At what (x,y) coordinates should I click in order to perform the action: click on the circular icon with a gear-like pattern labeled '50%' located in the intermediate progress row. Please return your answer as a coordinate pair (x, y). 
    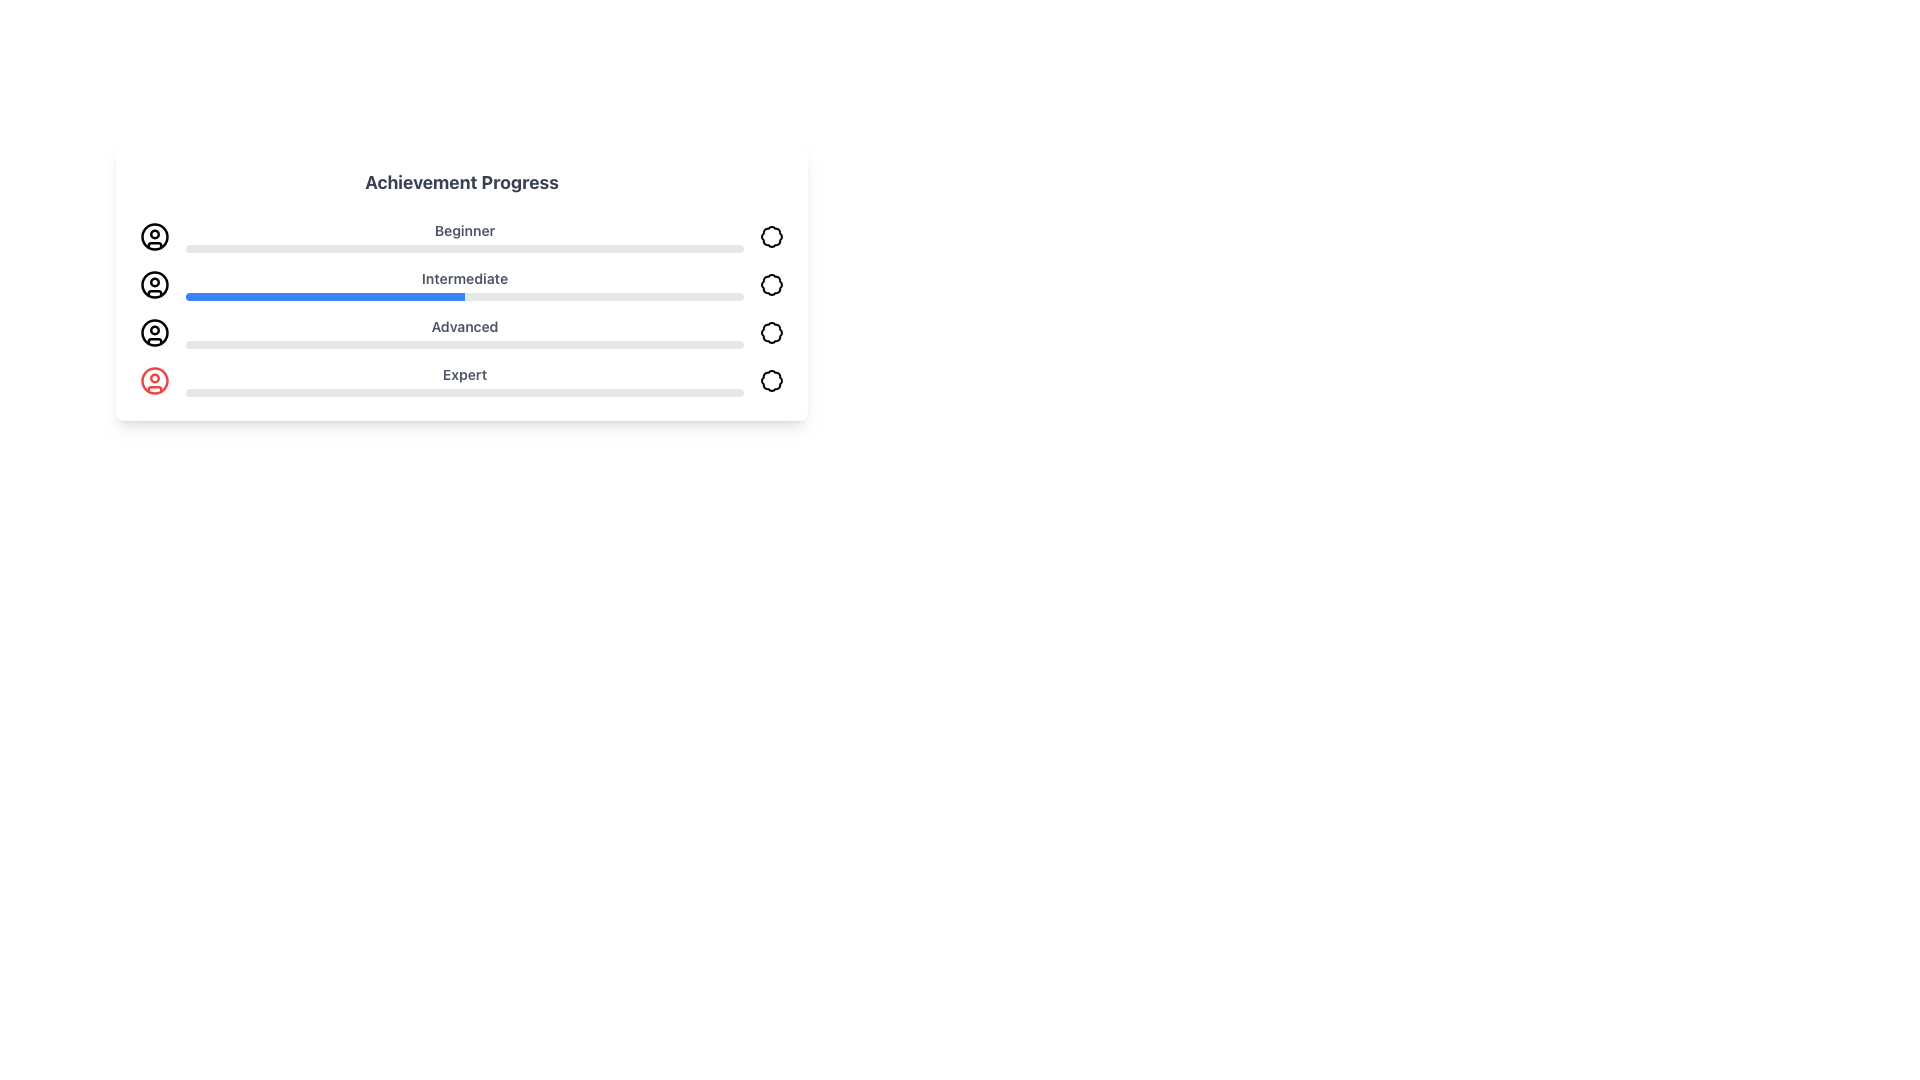
    Looking at the image, I should click on (771, 285).